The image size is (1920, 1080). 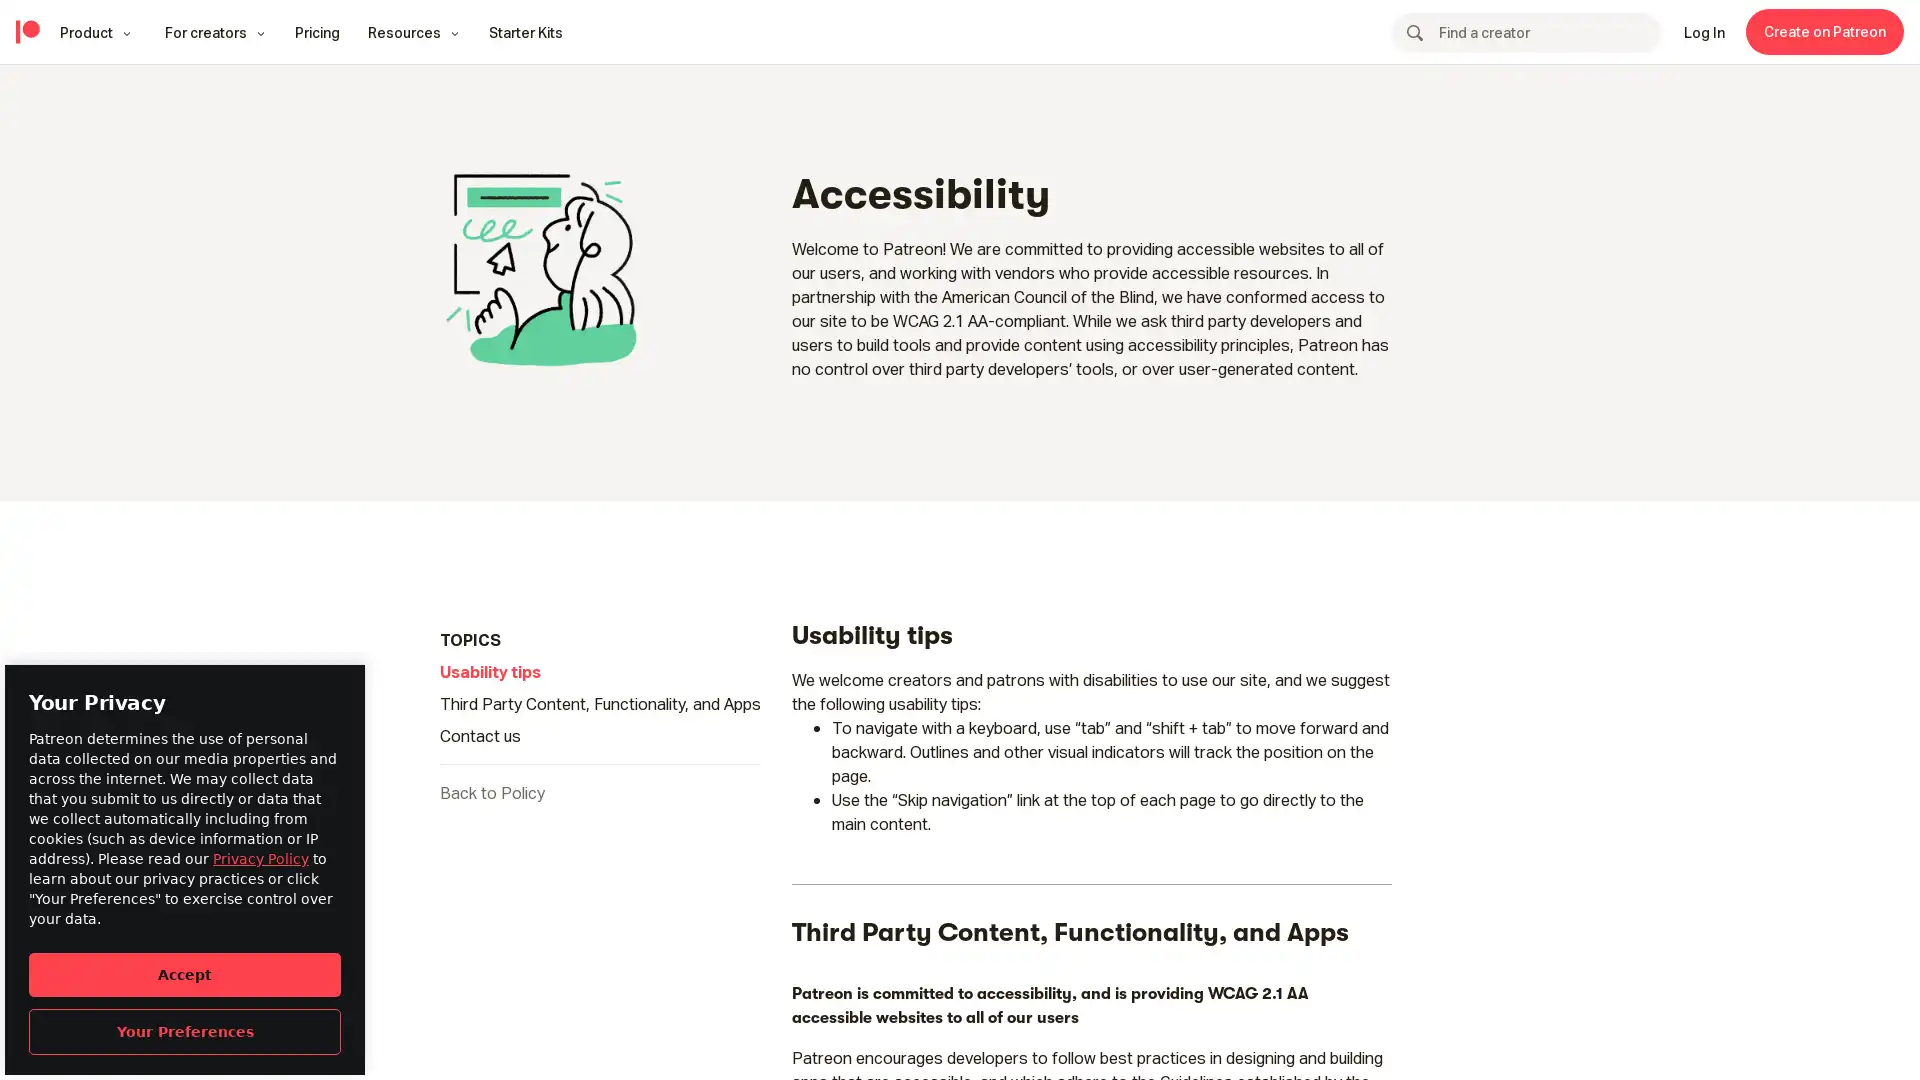 What do you see at coordinates (599, 701) in the screenshot?
I see `Third Party Content, Functionality, and Apps` at bounding box center [599, 701].